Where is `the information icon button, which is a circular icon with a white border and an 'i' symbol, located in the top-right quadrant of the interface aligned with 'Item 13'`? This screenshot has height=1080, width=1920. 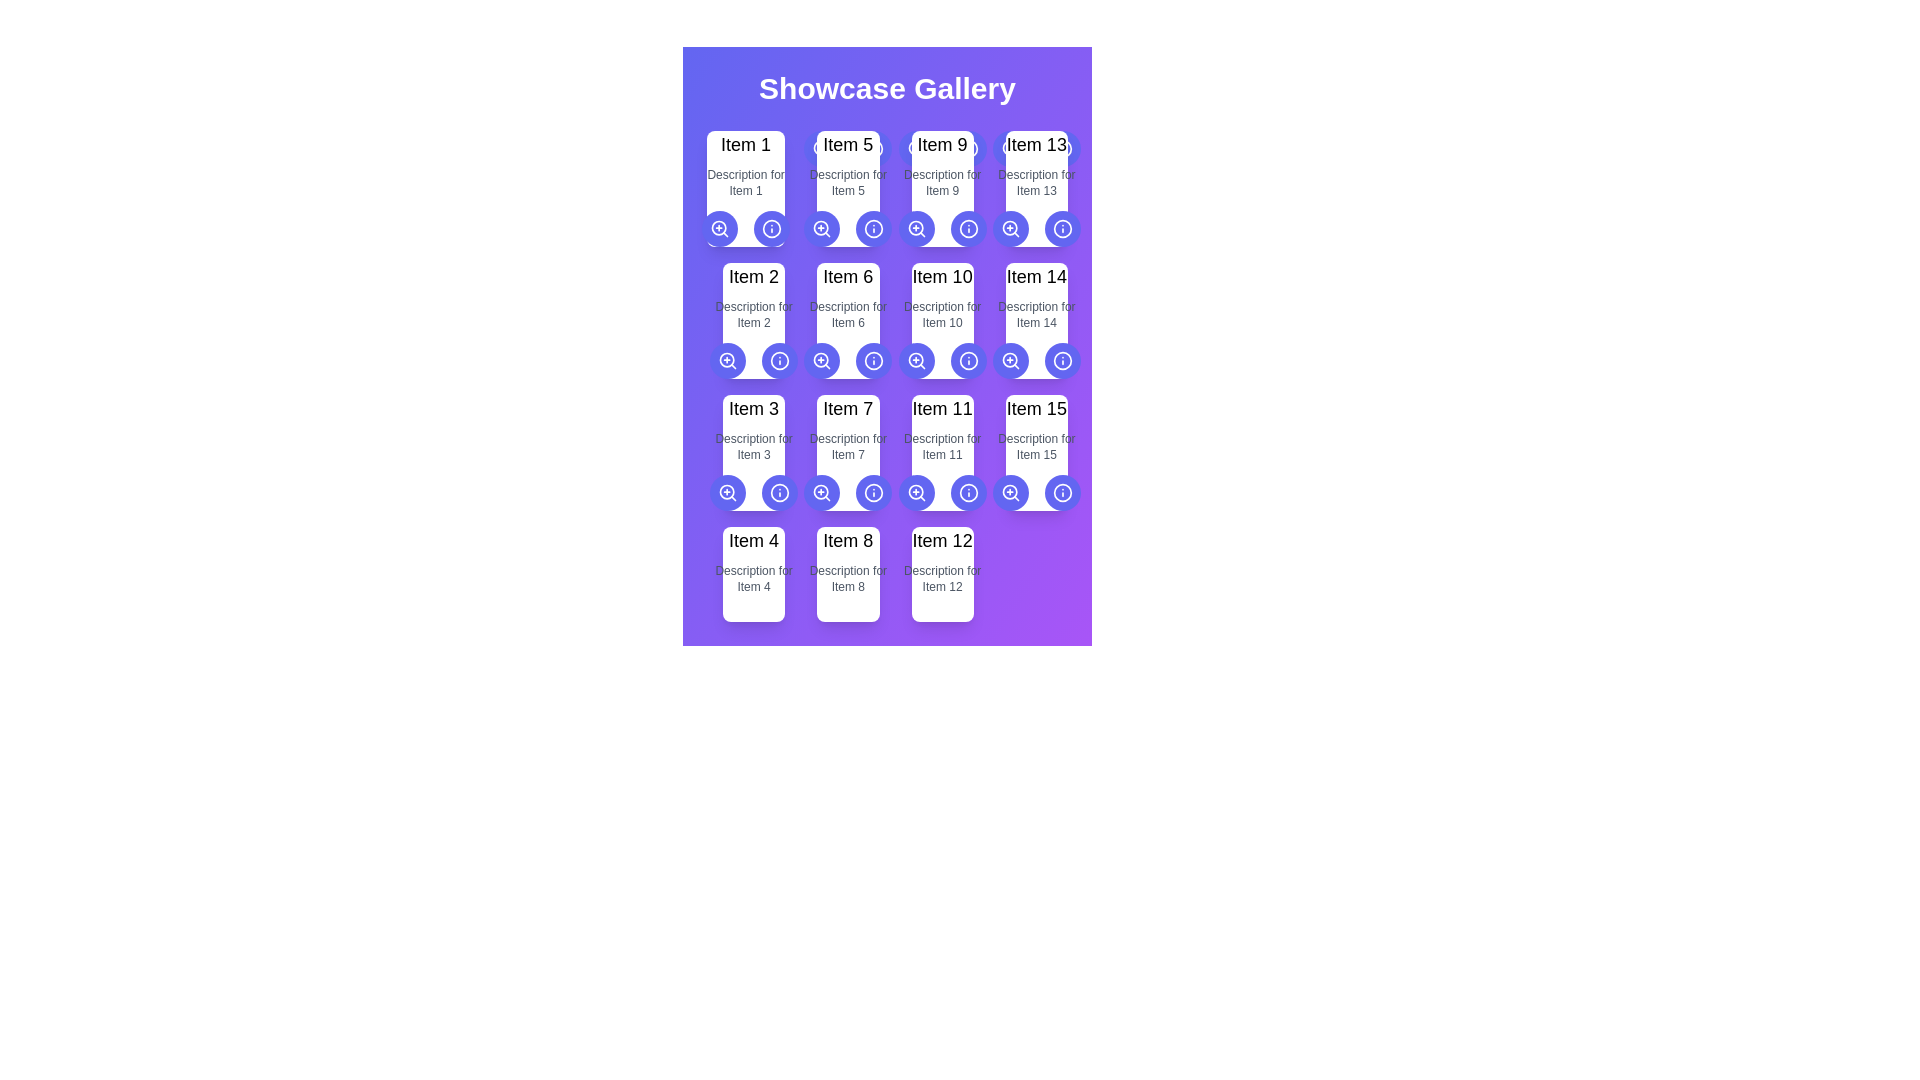 the information icon button, which is a circular icon with a white border and an 'i' symbol, located in the top-right quadrant of the interface aligned with 'Item 13' is located at coordinates (1061, 227).